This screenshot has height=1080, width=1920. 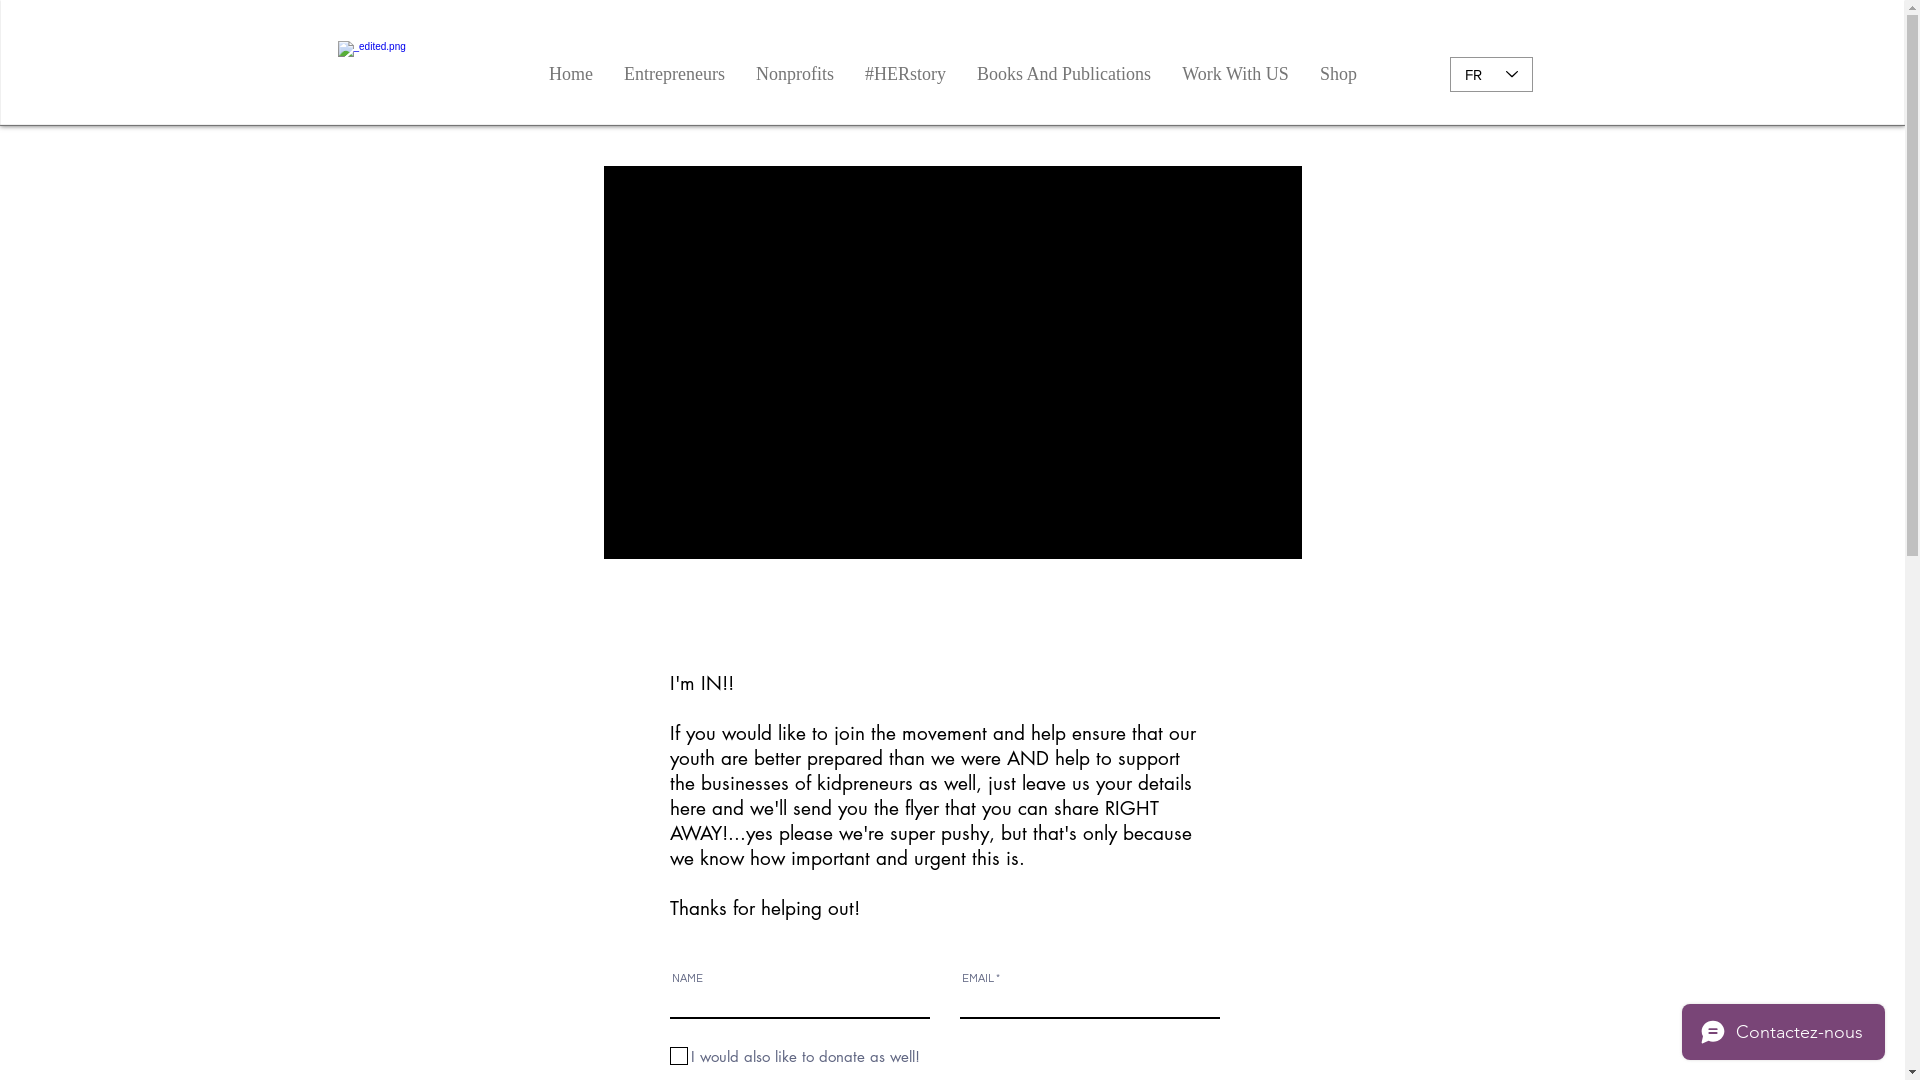 What do you see at coordinates (569, 73) in the screenshot?
I see `'Home'` at bounding box center [569, 73].